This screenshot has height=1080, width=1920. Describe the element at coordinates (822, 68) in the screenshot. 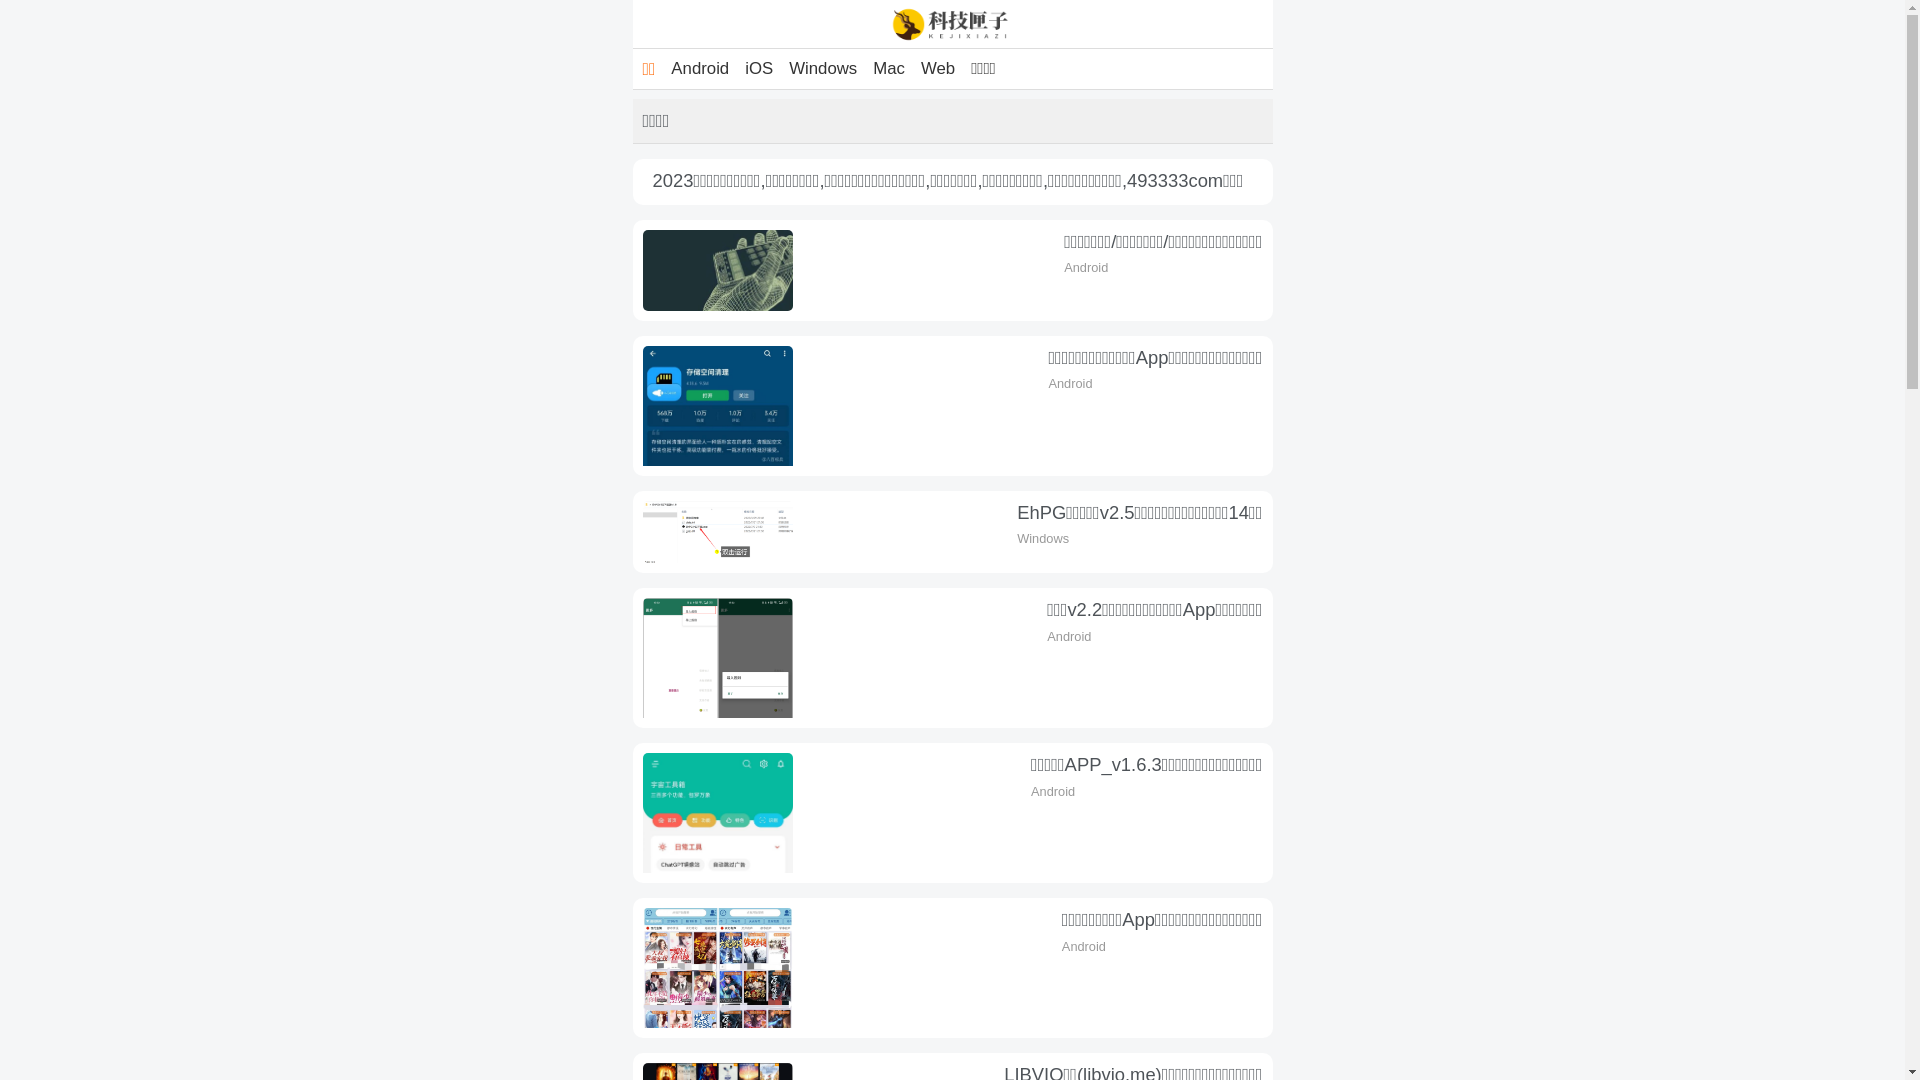

I see `'Windows'` at that location.